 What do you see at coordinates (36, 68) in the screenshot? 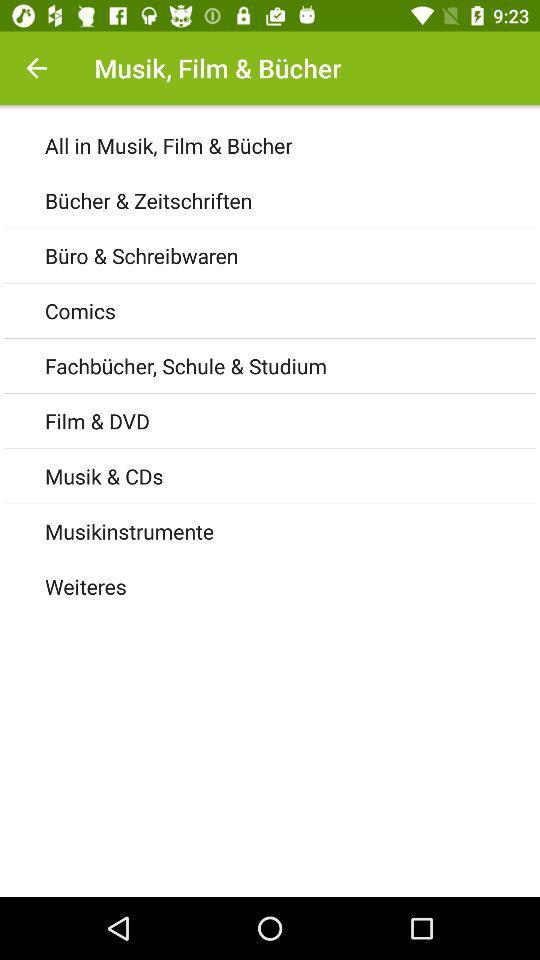
I see `goes back to the last page` at bounding box center [36, 68].